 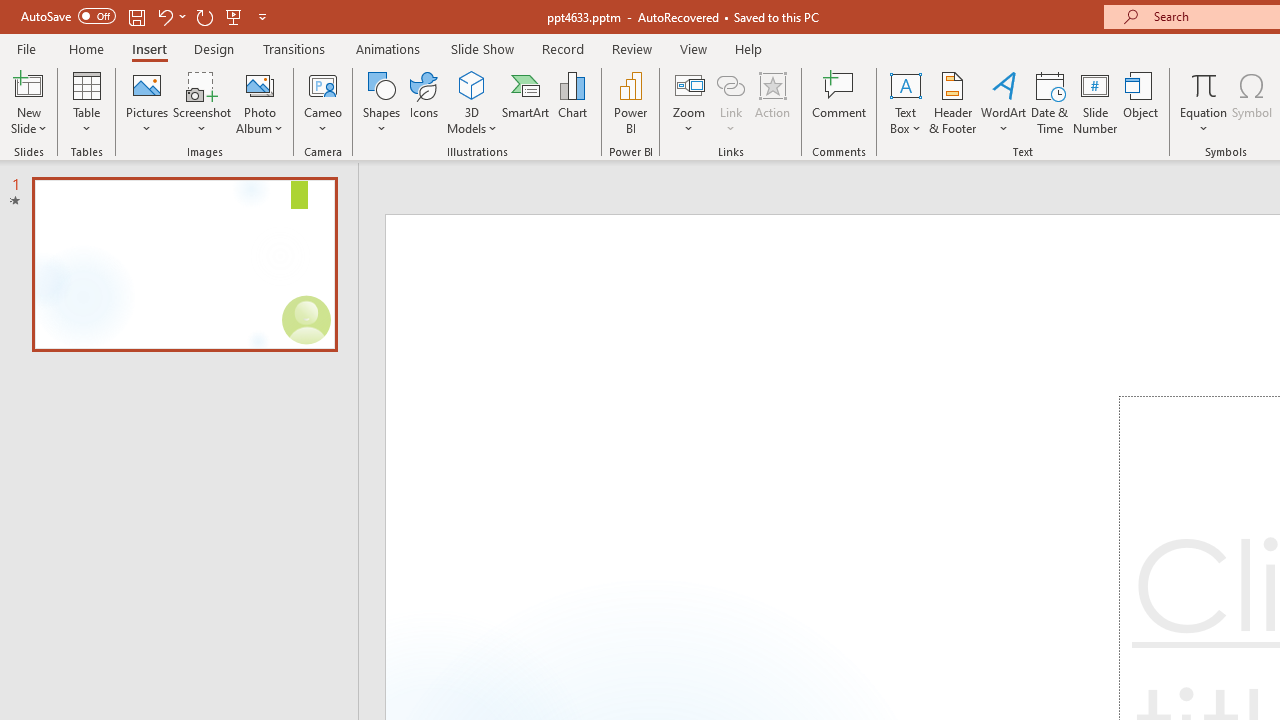 I want to click on 'SmartArt...', so click(x=526, y=103).